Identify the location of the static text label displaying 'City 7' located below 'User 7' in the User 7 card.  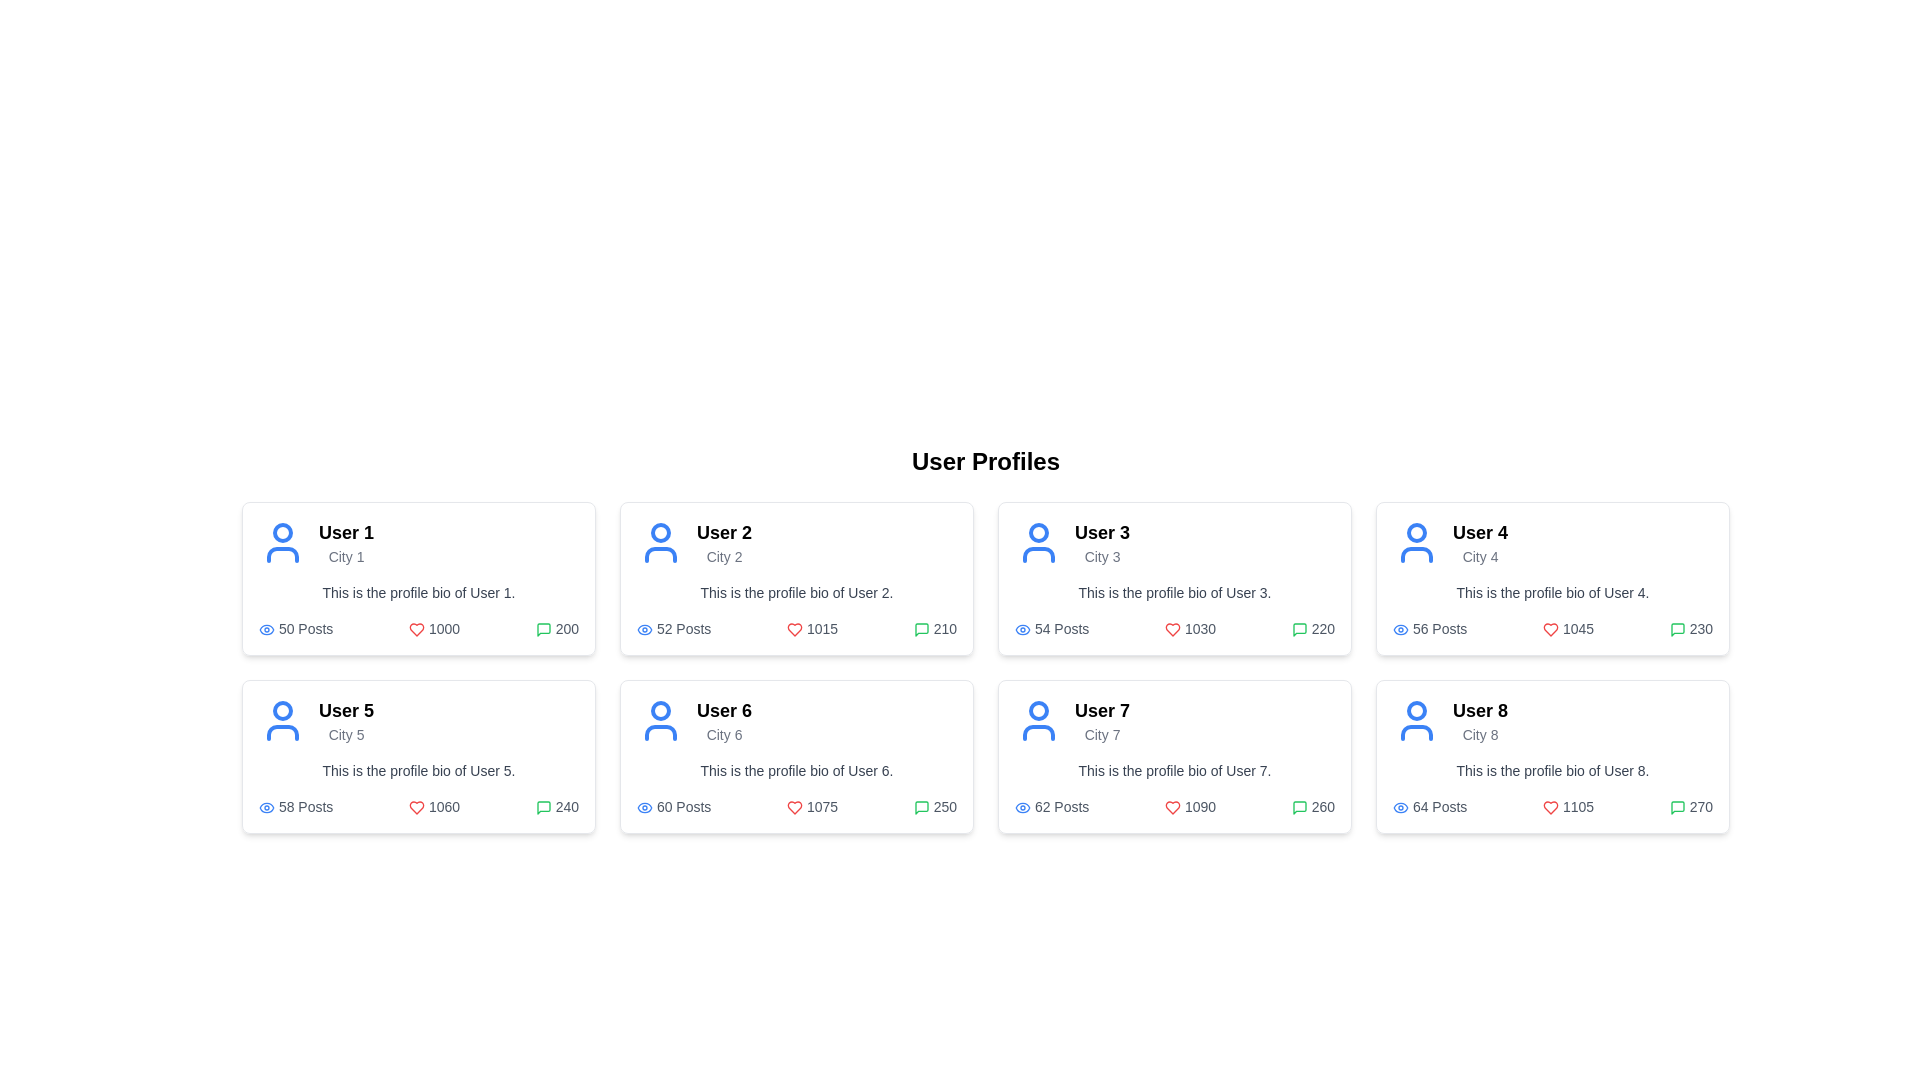
(1101, 735).